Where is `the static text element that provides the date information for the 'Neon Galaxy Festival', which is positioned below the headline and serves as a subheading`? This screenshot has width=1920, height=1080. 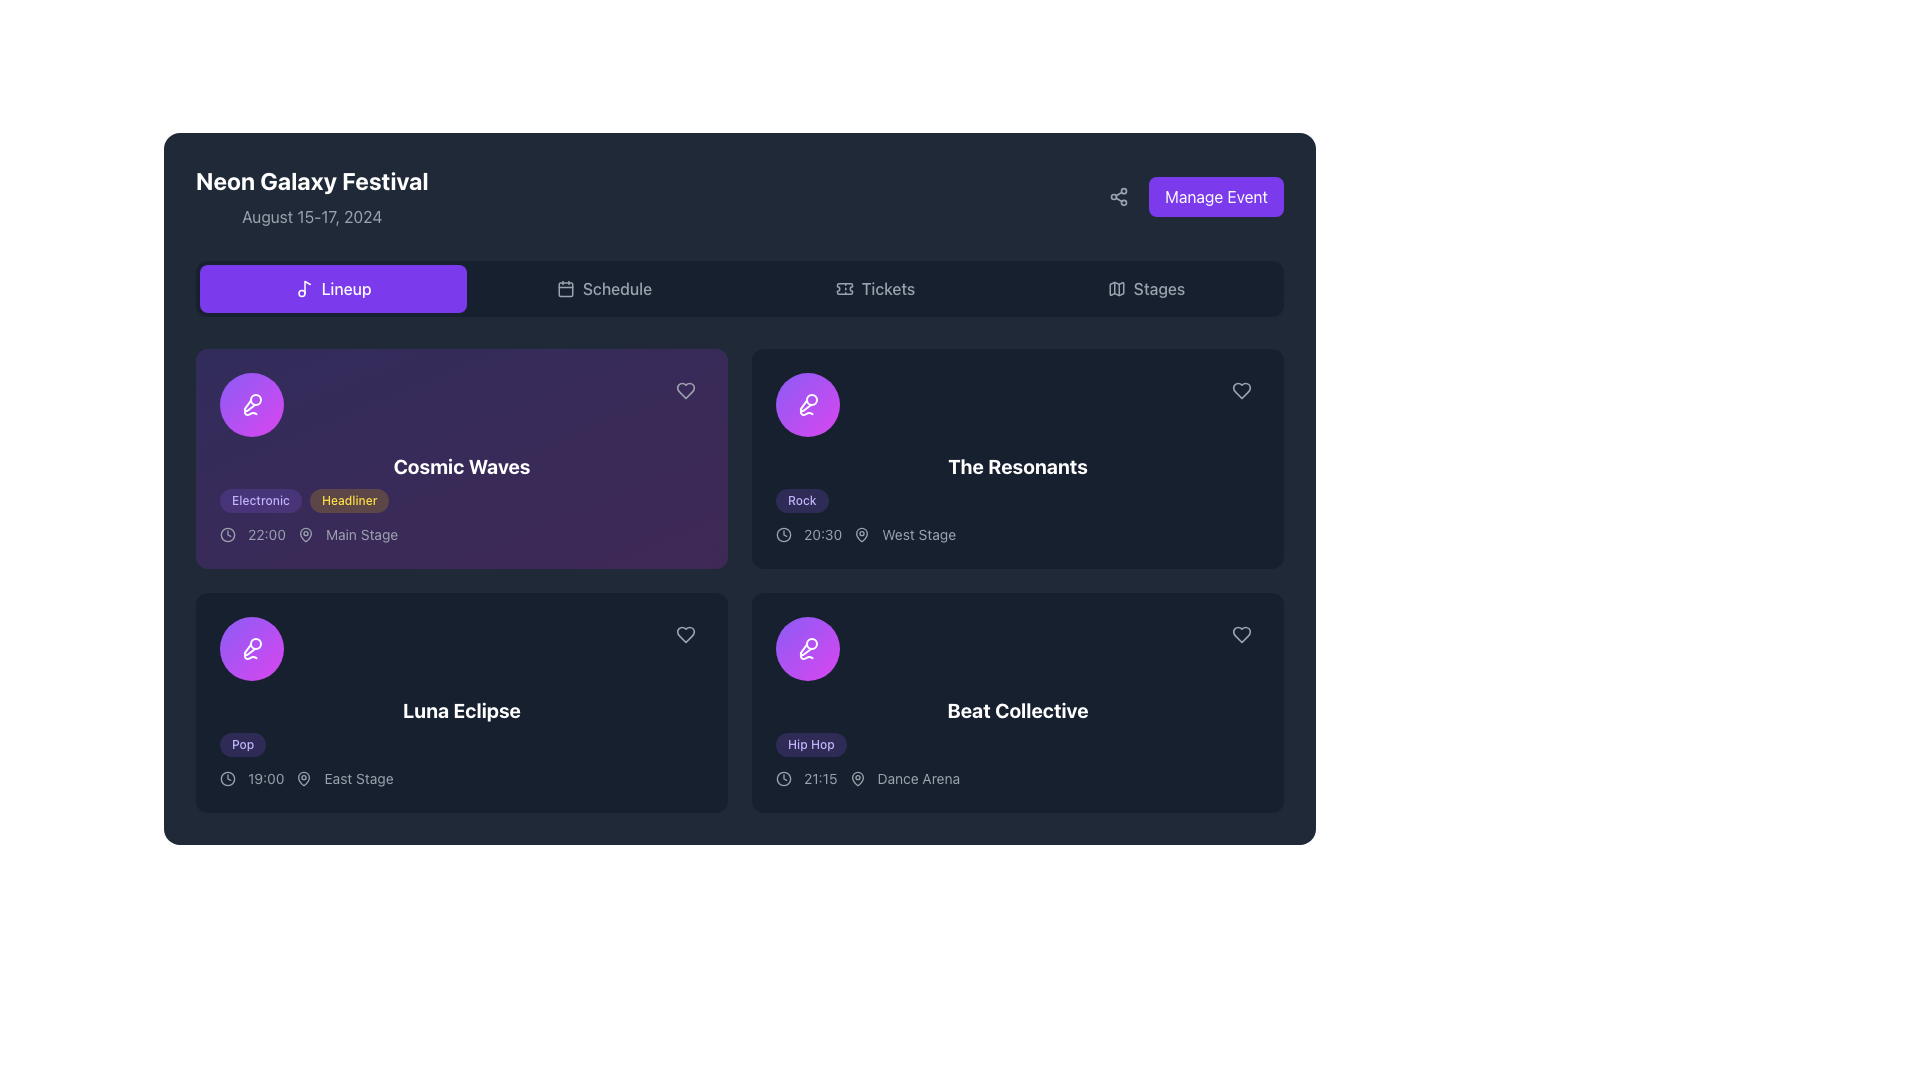
the static text element that provides the date information for the 'Neon Galaxy Festival', which is positioned below the headline and serves as a subheading is located at coordinates (311, 216).